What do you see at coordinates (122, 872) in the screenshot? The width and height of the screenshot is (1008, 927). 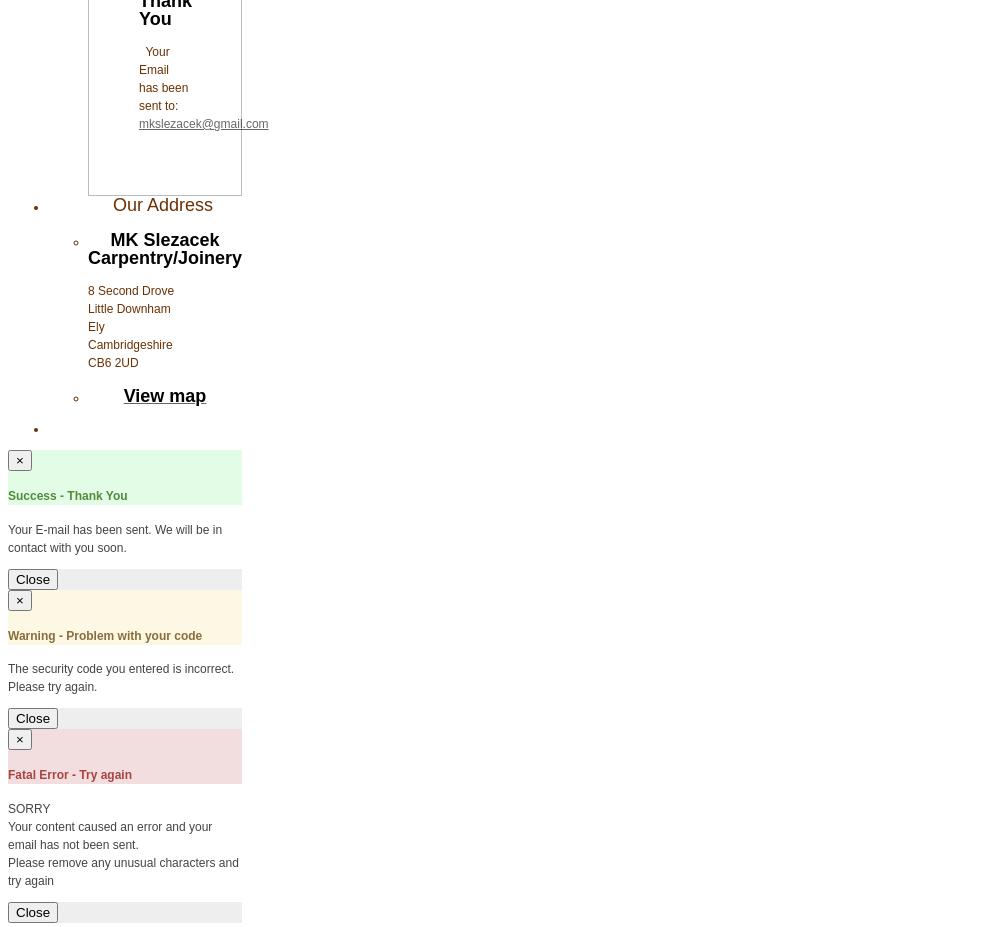 I see `'Please remove any unusual characters and try again'` at bounding box center [122, 872].